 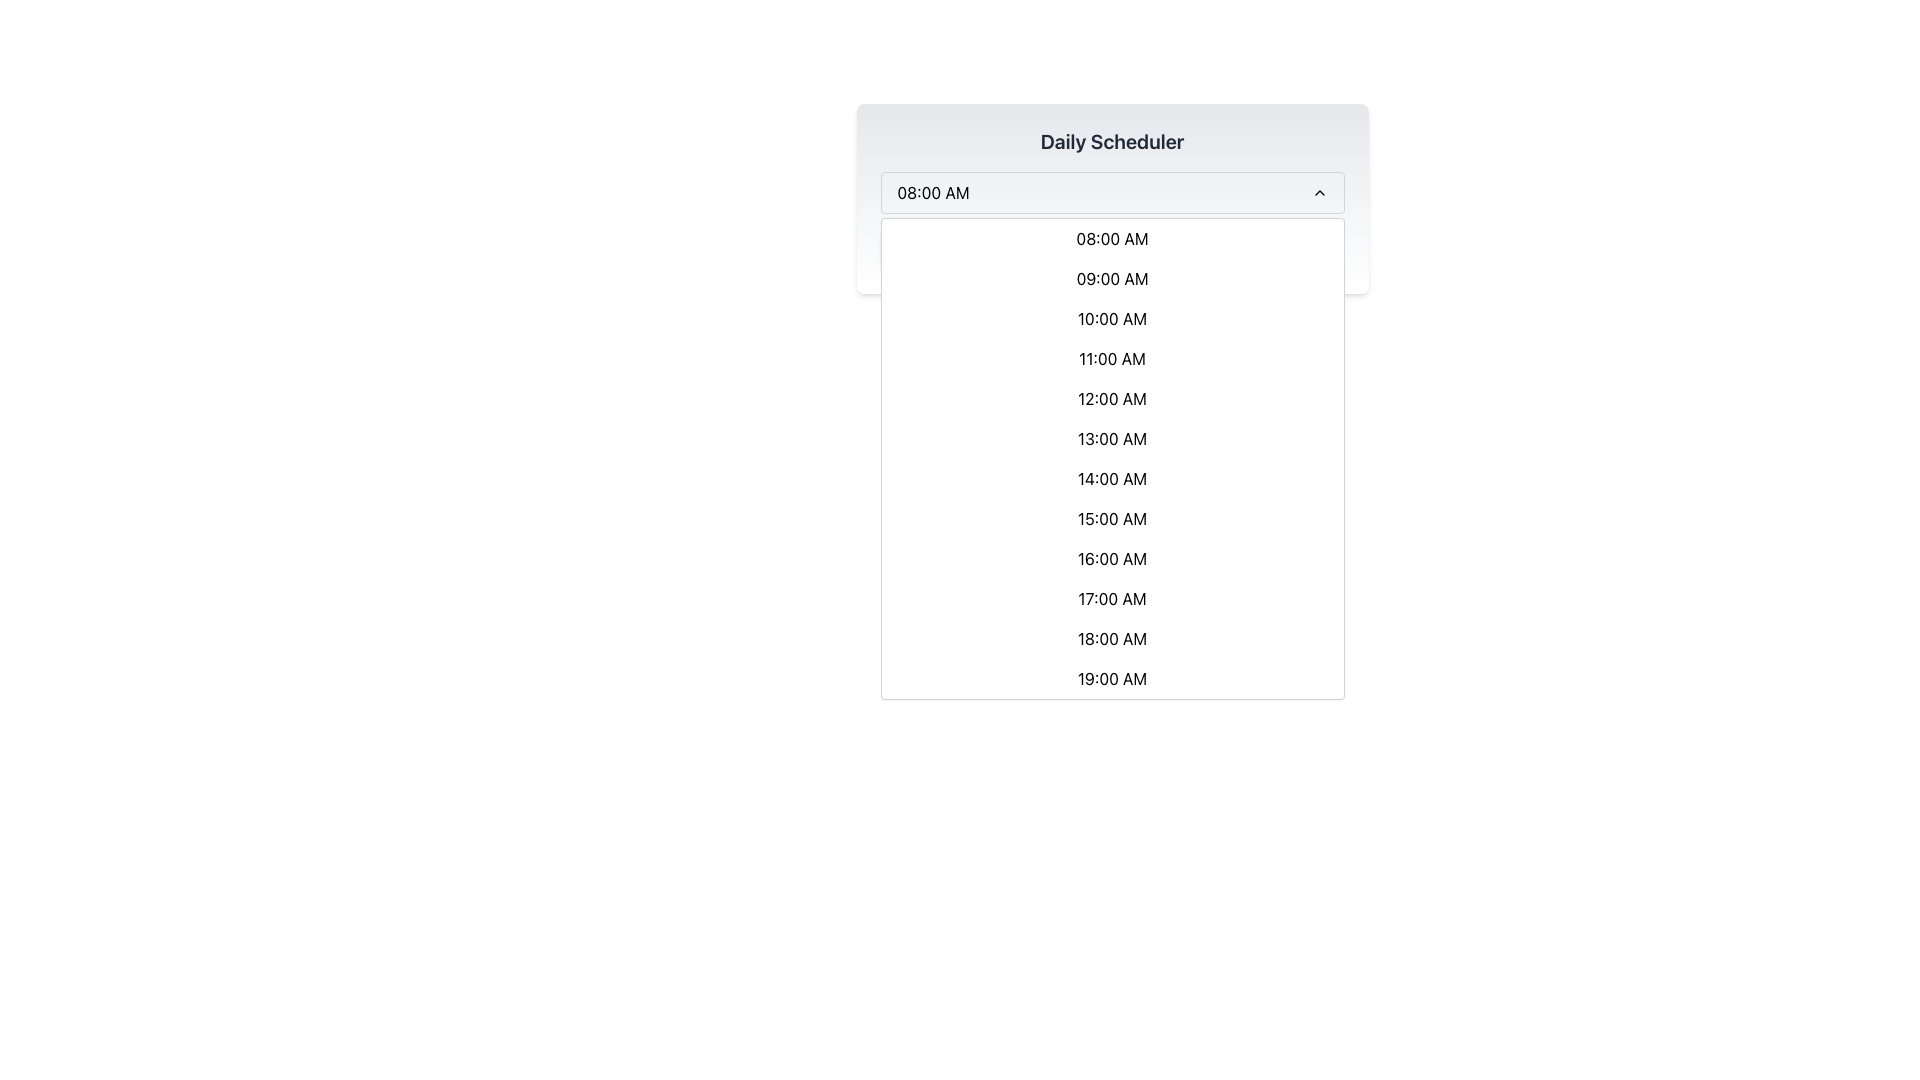 What do you see at coordinates (1111, 518) in the screenshot?
I see `to select the time option '15:00 AM' from the eighth position in the dropdown menu` at bounding box center [1111, 518].